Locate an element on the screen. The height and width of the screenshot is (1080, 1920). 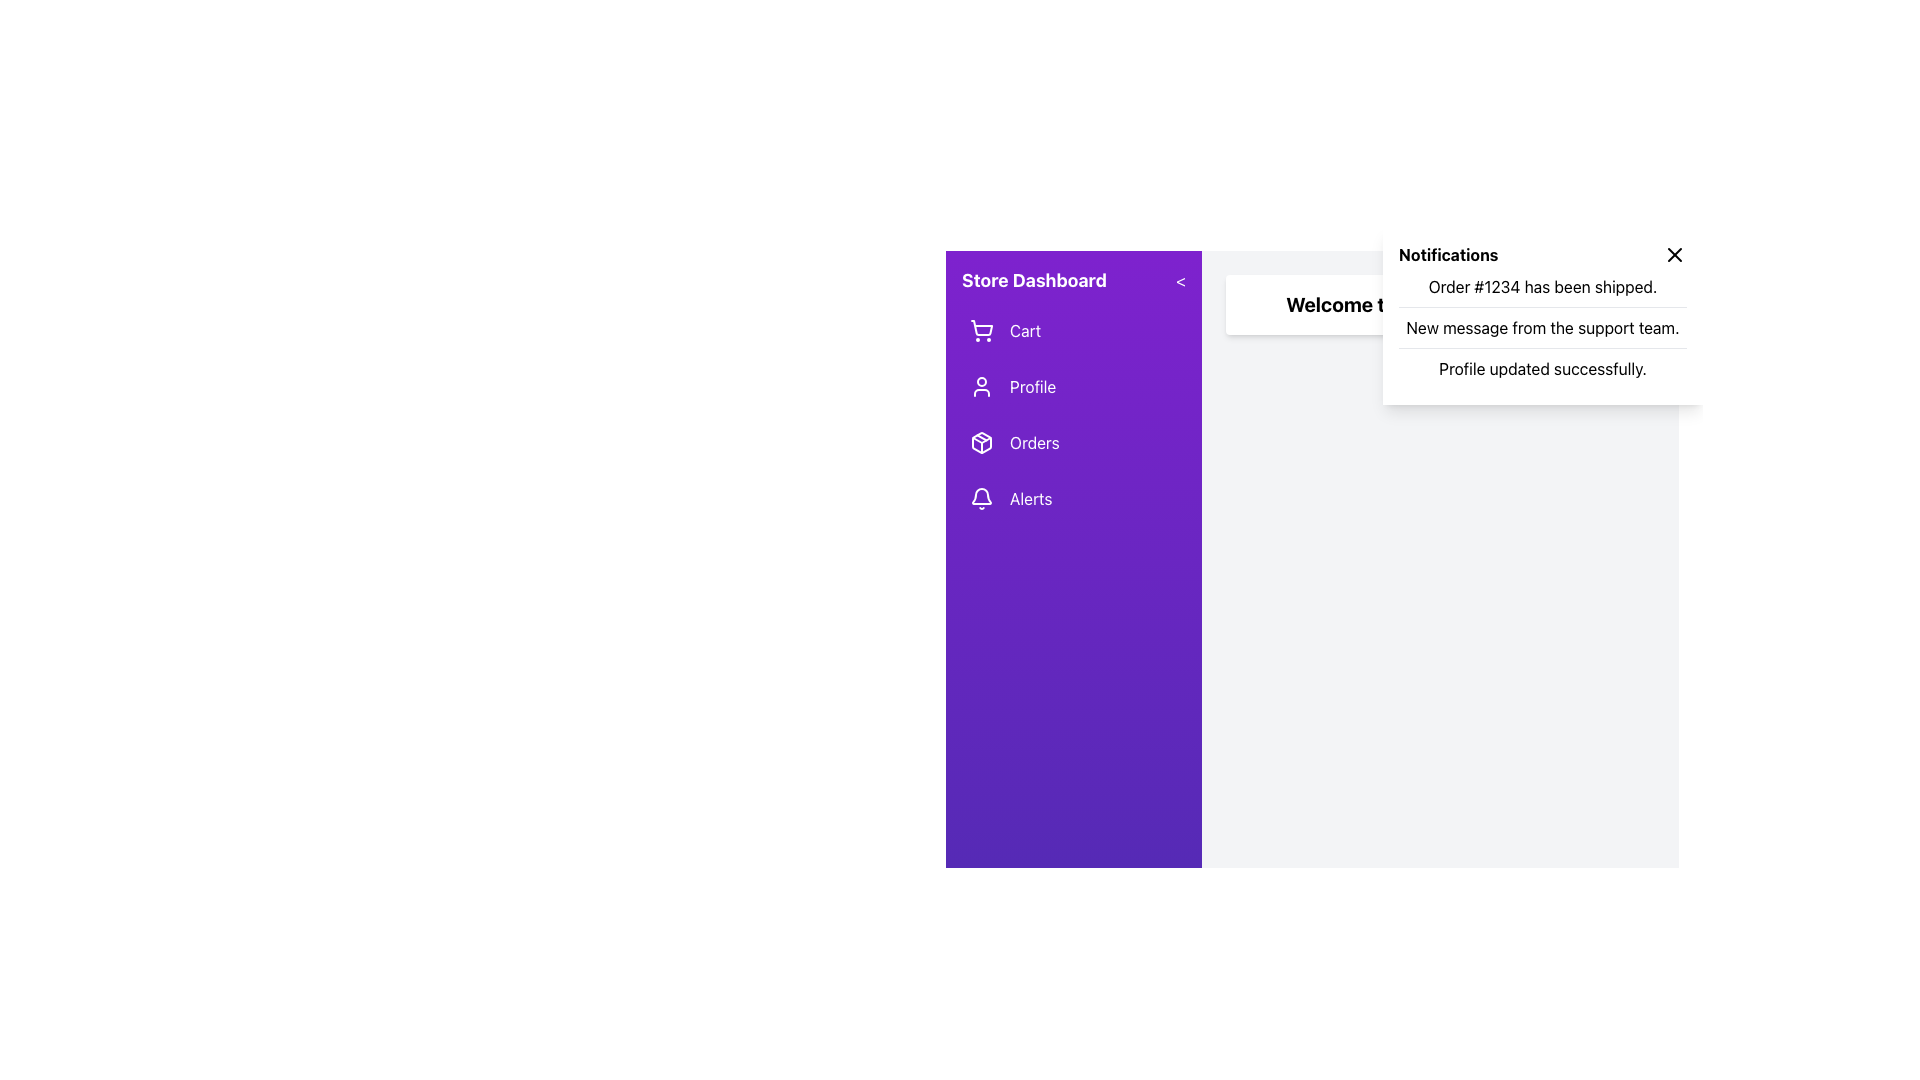
the bell notification icon, which is a rounded outline styled in a line drawing format, located at the bottom of the purple sidebar, beneath the 'Orders' item is located at coordinates (982, 495).